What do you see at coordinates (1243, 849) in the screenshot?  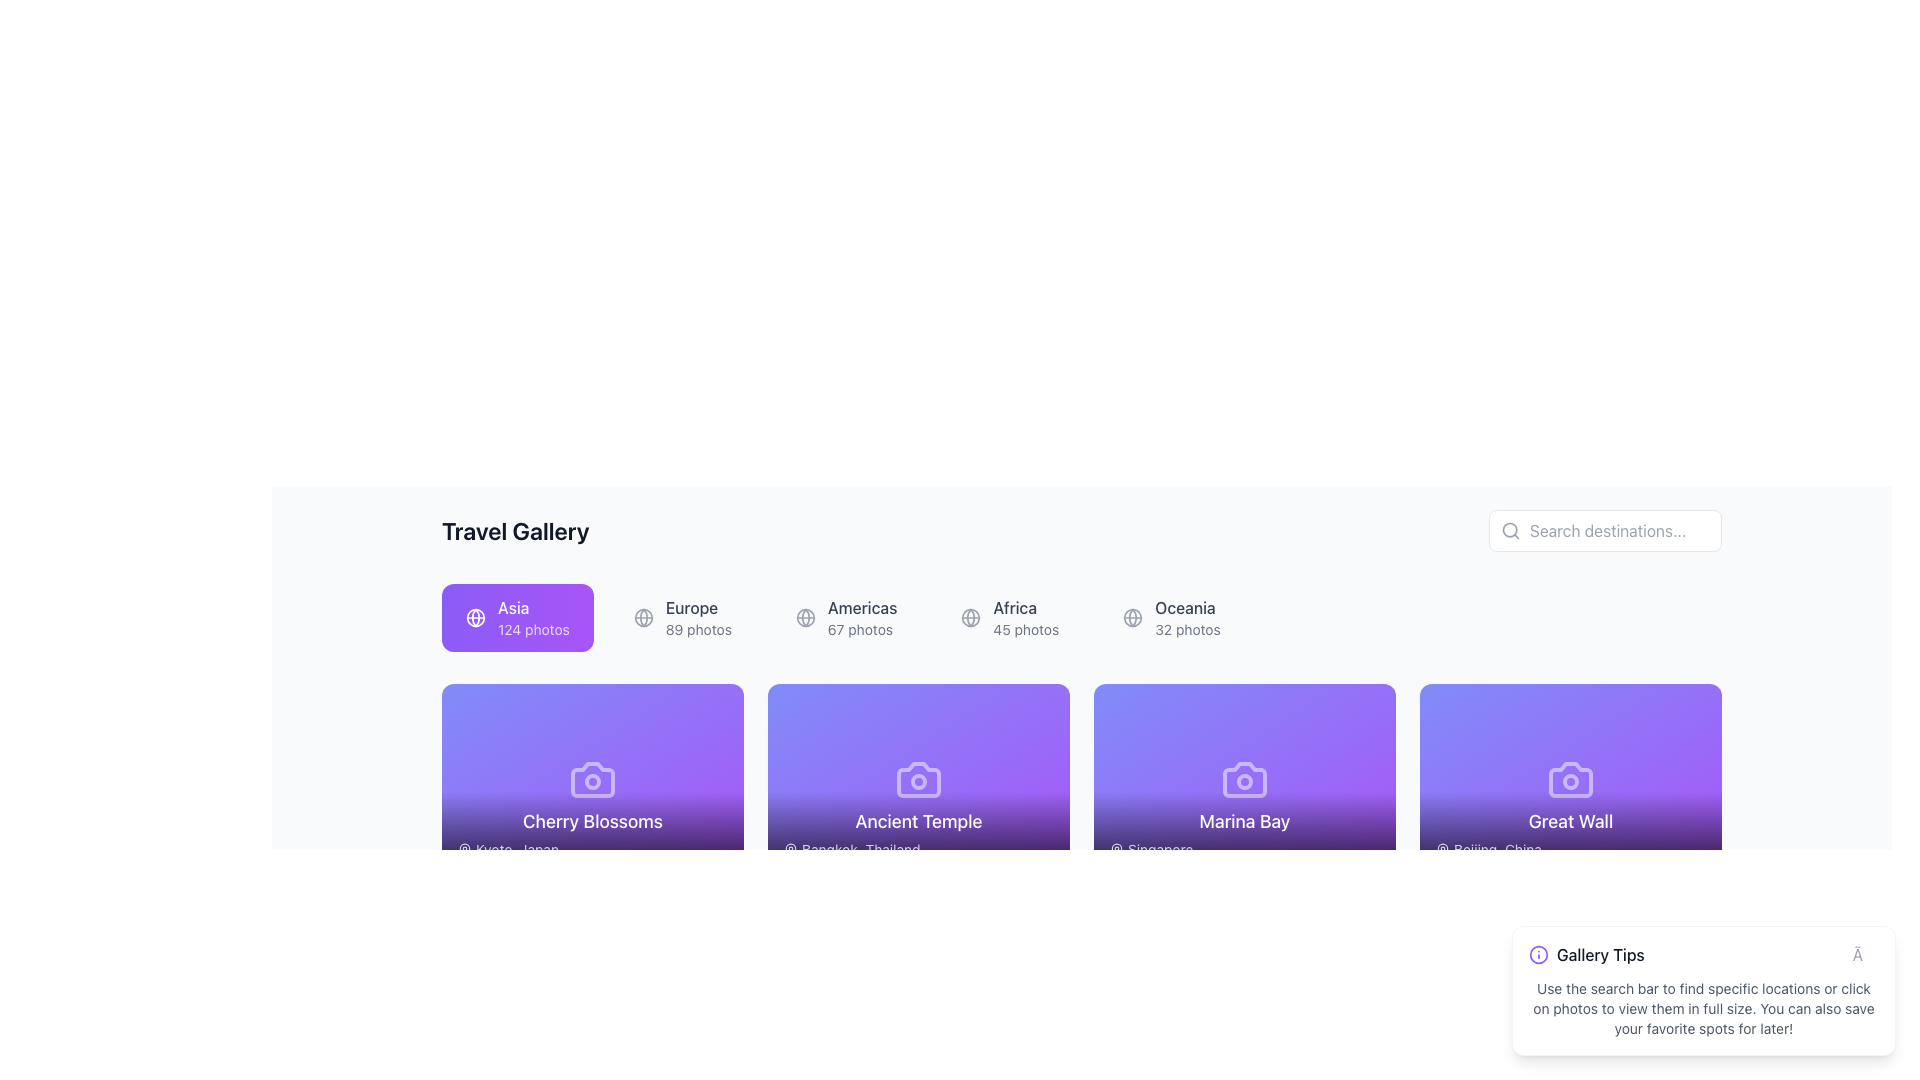 I see `text label 'Singapore' that is displayed in a small, white font with a slightly transparent look, located below the title 'Marina Bay' and accompanied by a map pin icon` at bounding box center [1243, 849].